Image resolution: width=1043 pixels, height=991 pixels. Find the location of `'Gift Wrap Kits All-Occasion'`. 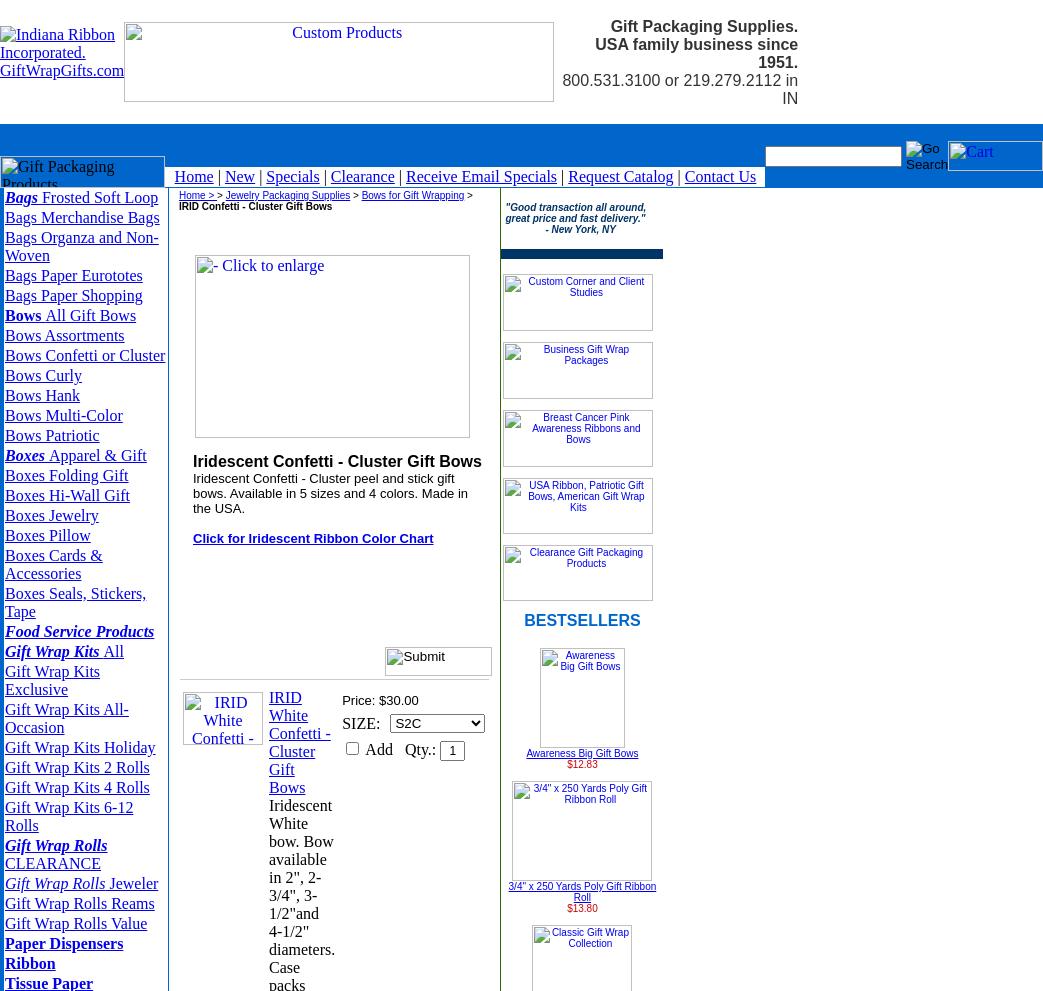

'Gift Wrap Kits All-Occasion' is located at coordinates (65, 718).